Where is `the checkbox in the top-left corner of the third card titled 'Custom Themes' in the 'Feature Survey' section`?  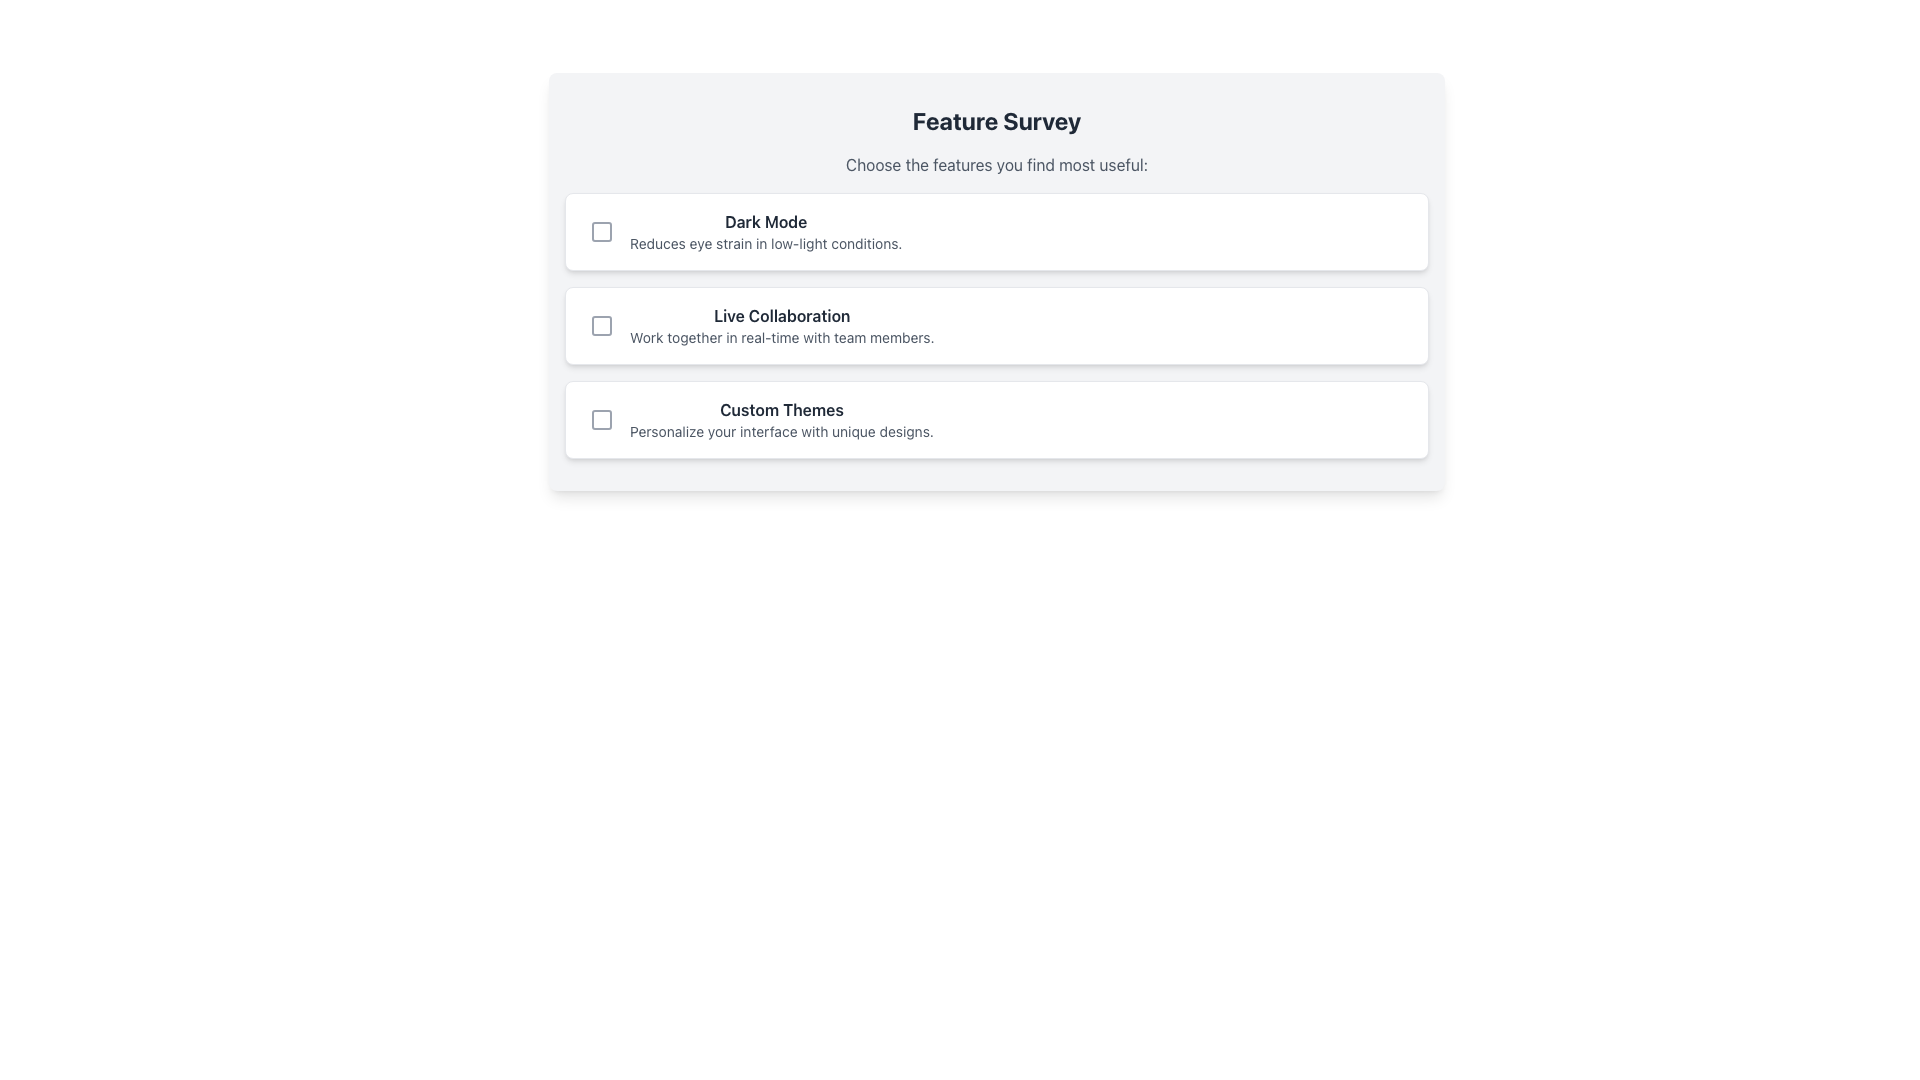
the checkbox in the top-left corner of the third card titled 'Custom Themes' in the 'Feature Survey' section is located at coordinates (997, 419).